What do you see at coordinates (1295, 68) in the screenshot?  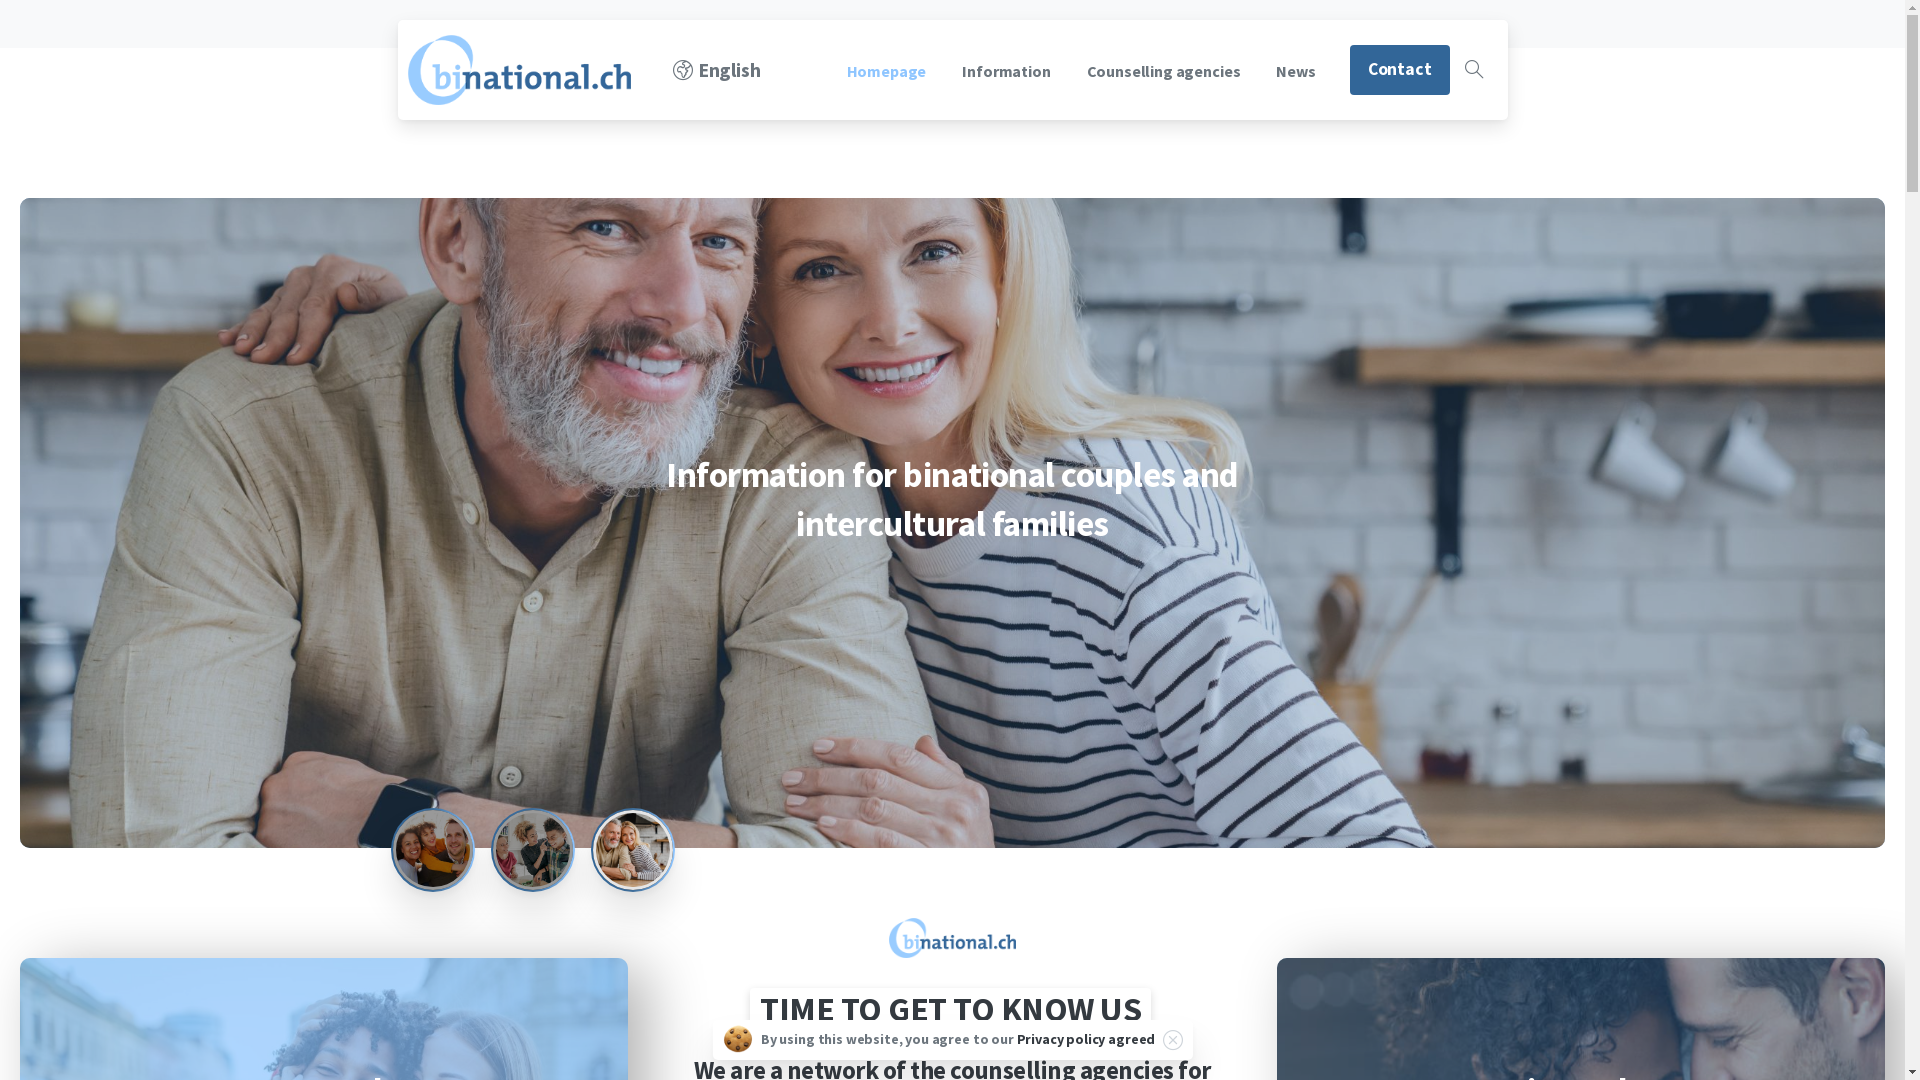 I see `'News'` at bounding box center [1295, 68].